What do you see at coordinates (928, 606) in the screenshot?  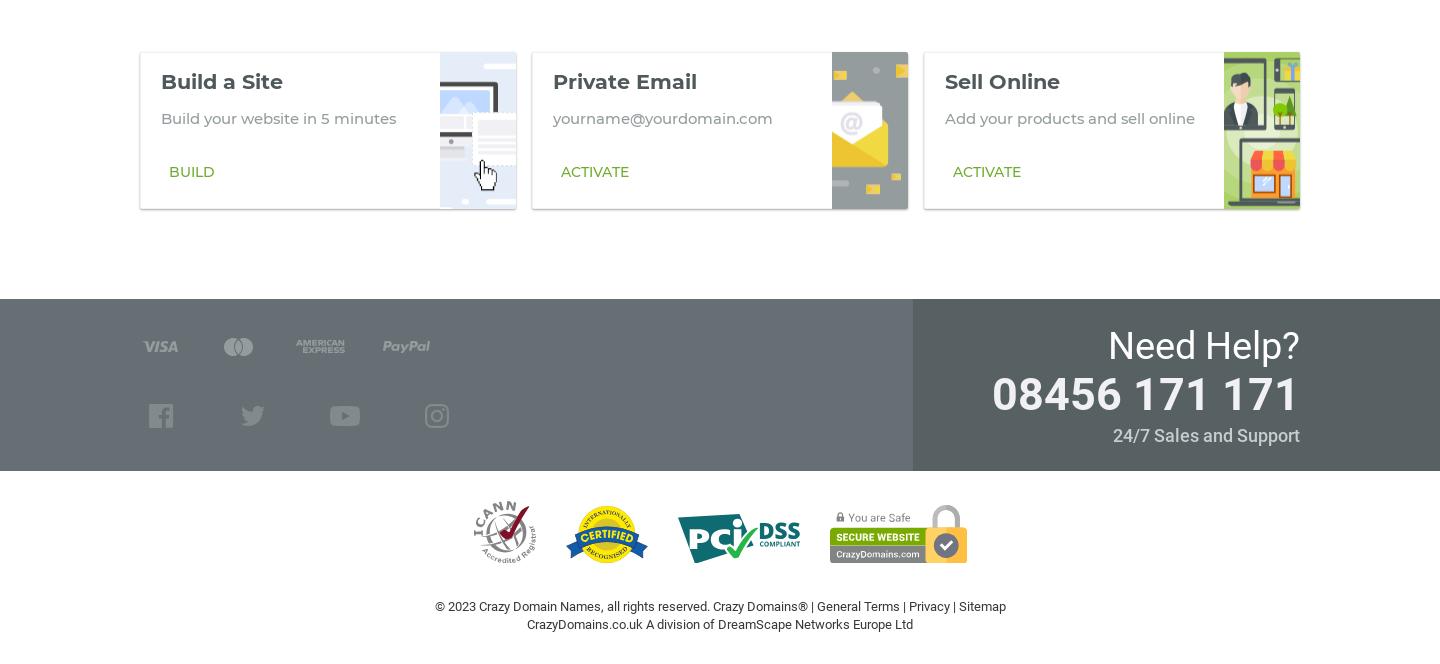 I see `'Privacy'` at bounding box center [928, 606].